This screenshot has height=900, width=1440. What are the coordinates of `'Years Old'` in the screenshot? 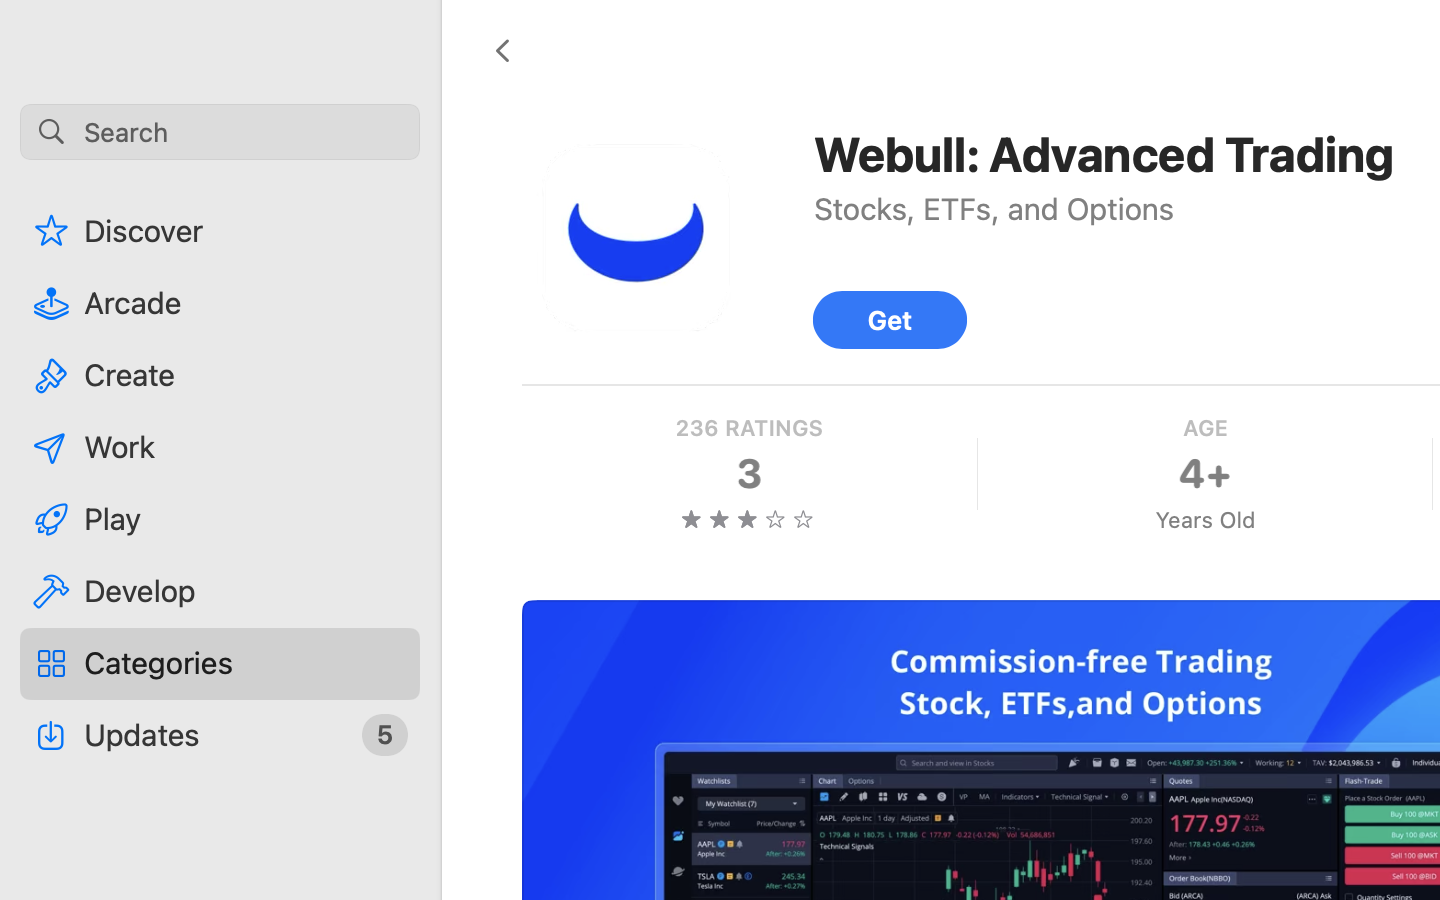 It's located at (1203, 519).